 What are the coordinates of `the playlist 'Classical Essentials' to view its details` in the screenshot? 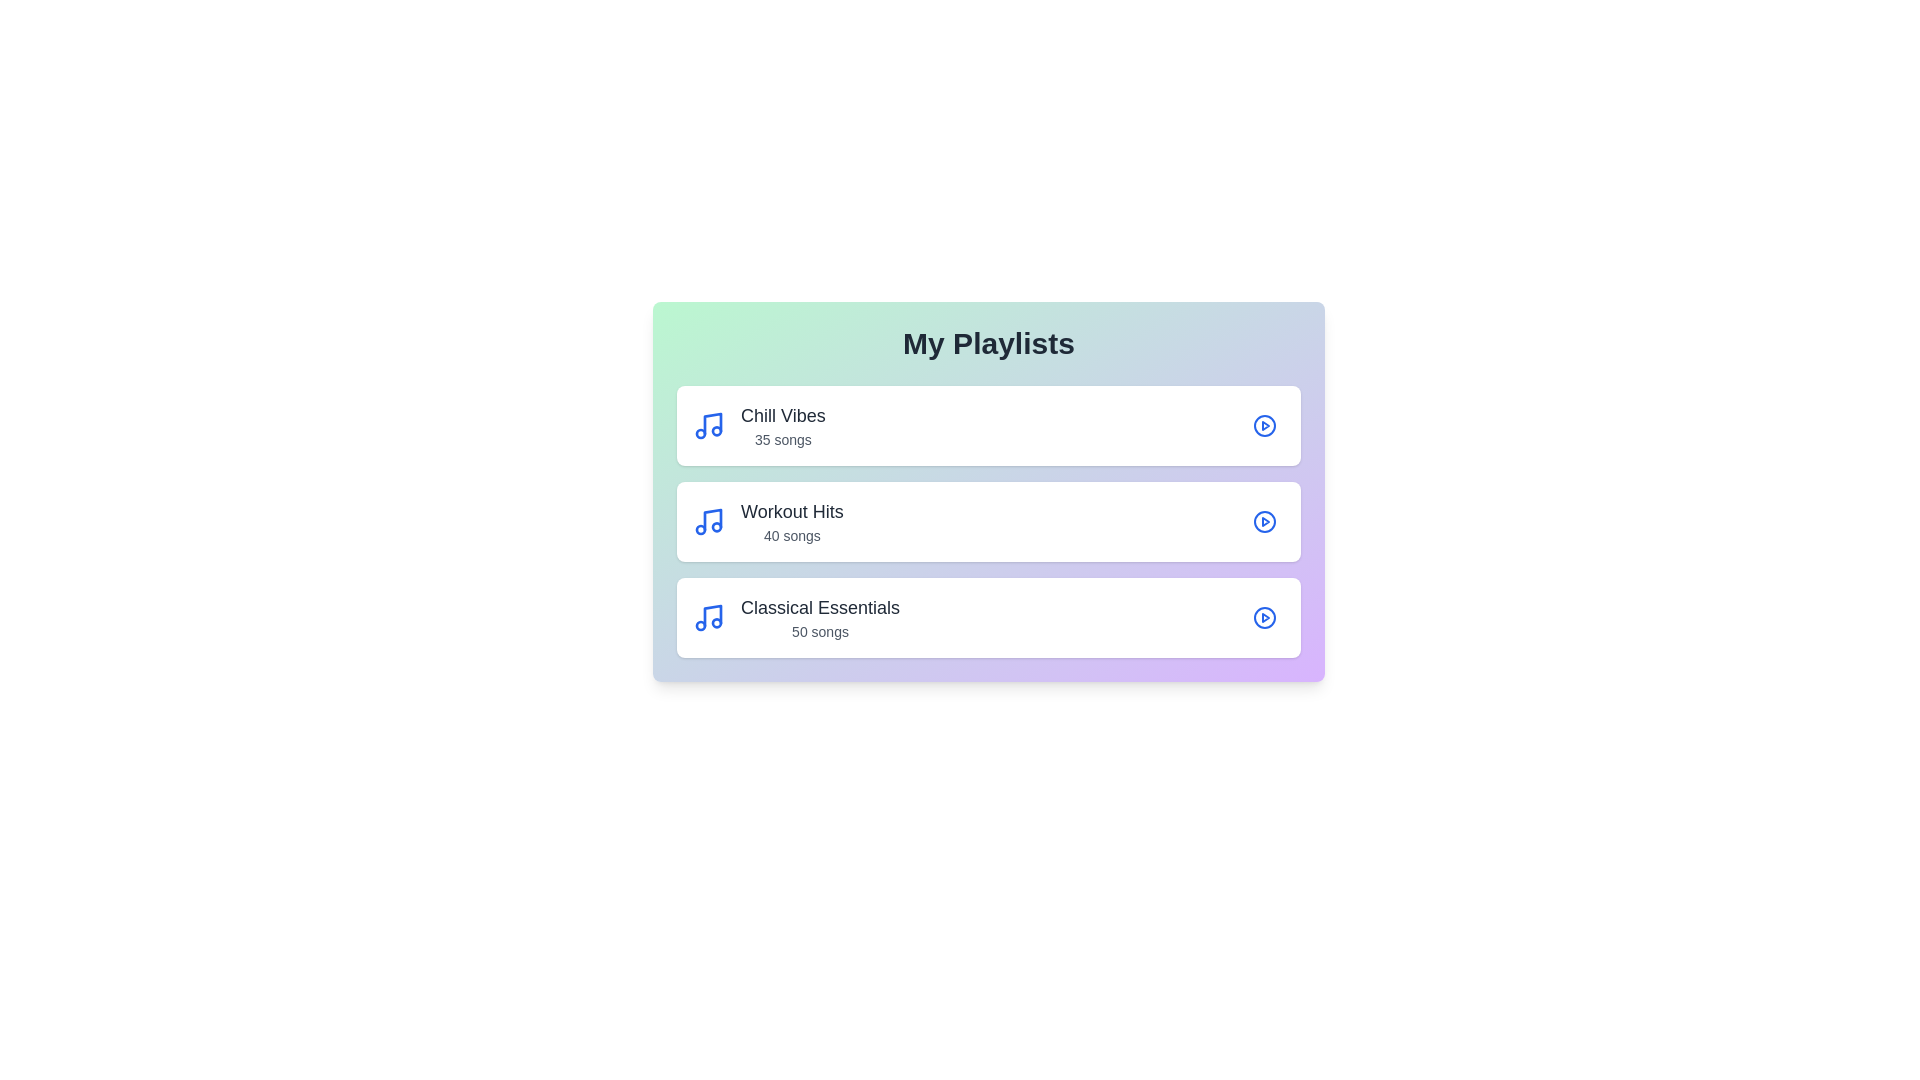 It's located at (988, 616).